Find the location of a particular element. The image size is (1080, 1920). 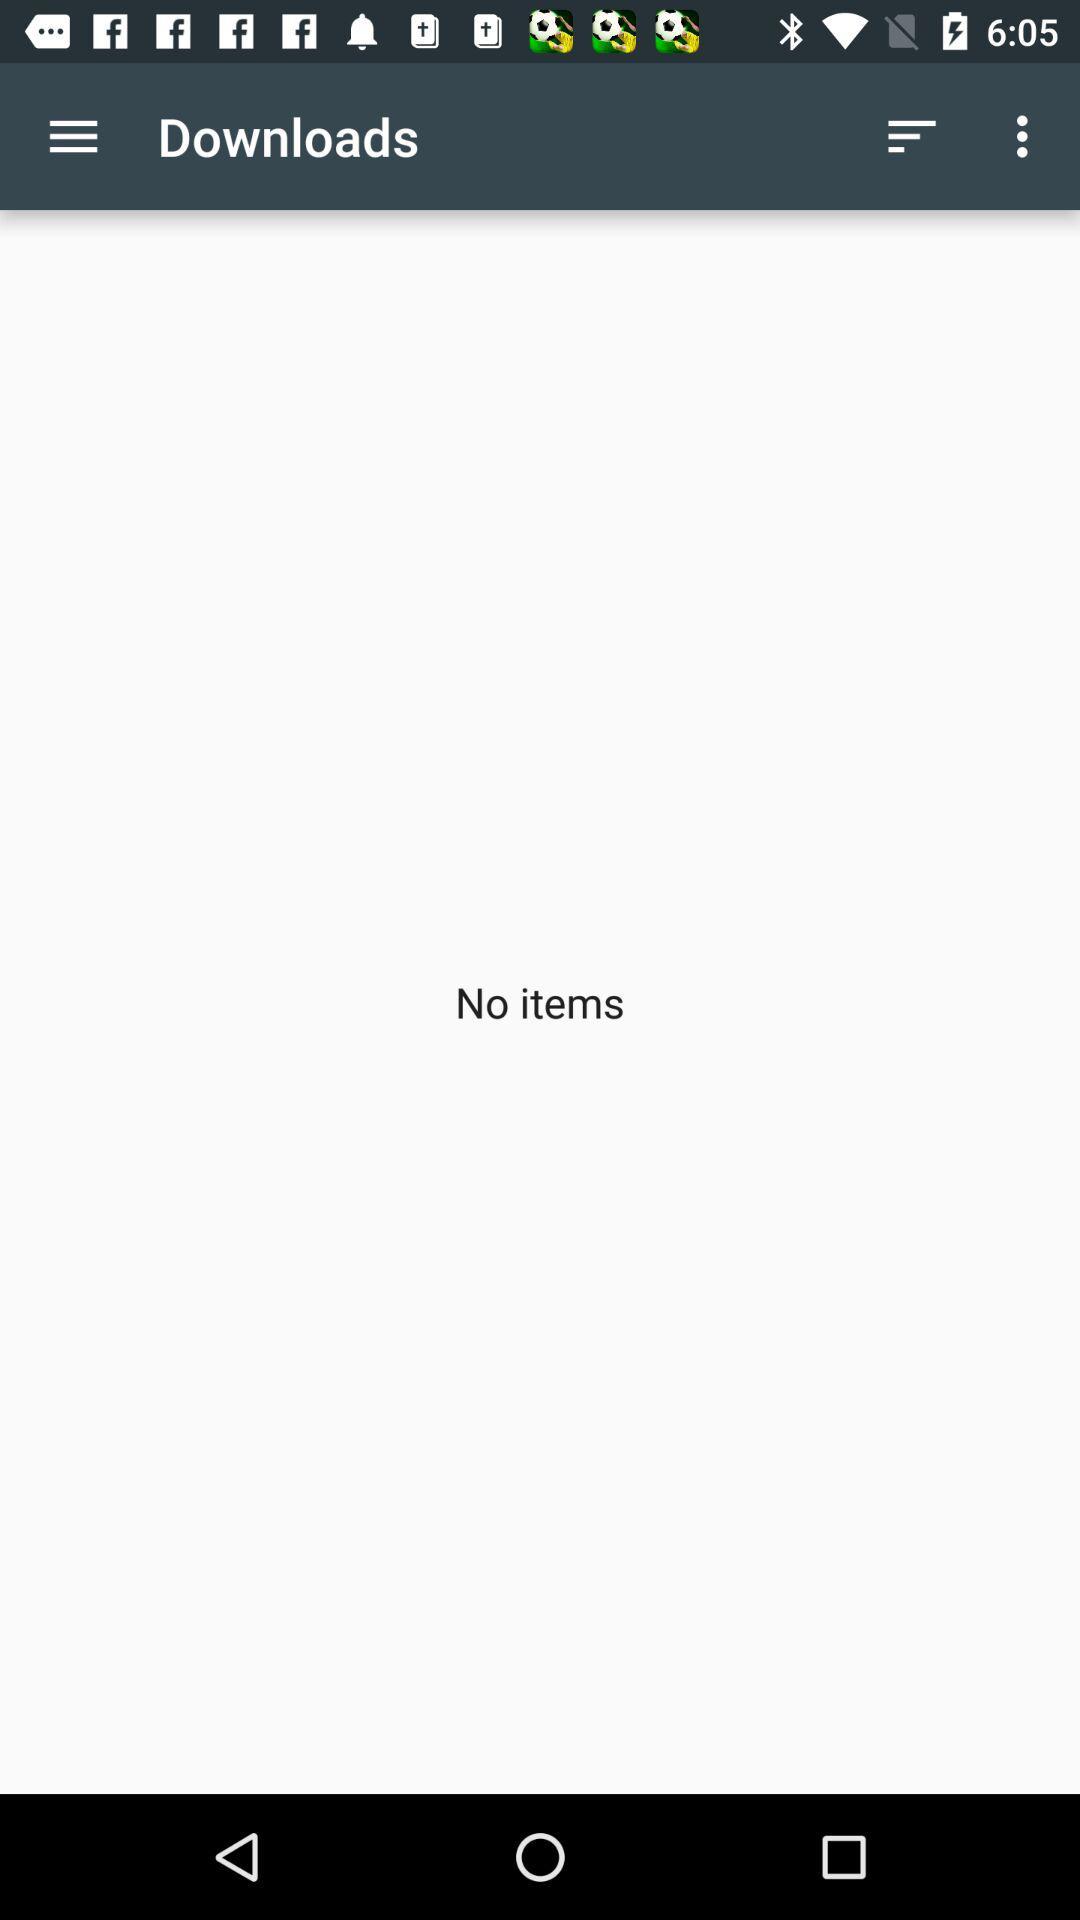

app next to the downloads item is located at coordinates (72, 135).